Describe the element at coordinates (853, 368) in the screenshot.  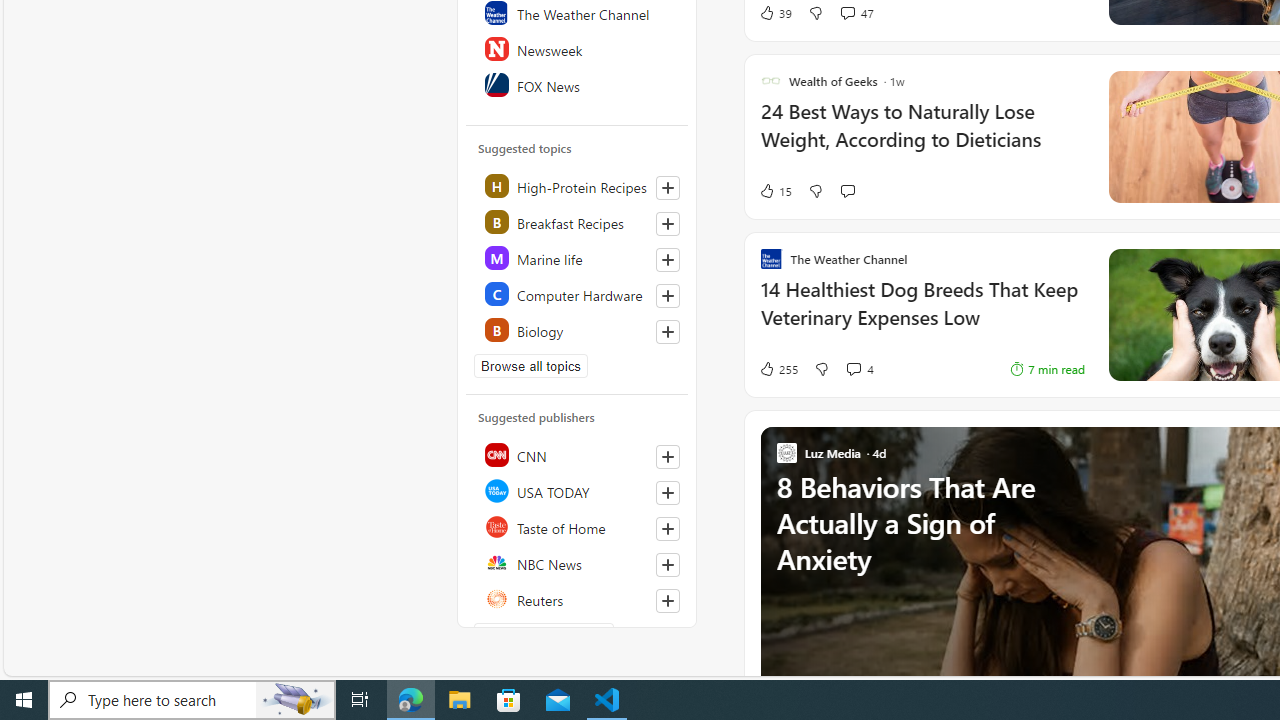
I see `'View comments 4 Comment'` at that location.